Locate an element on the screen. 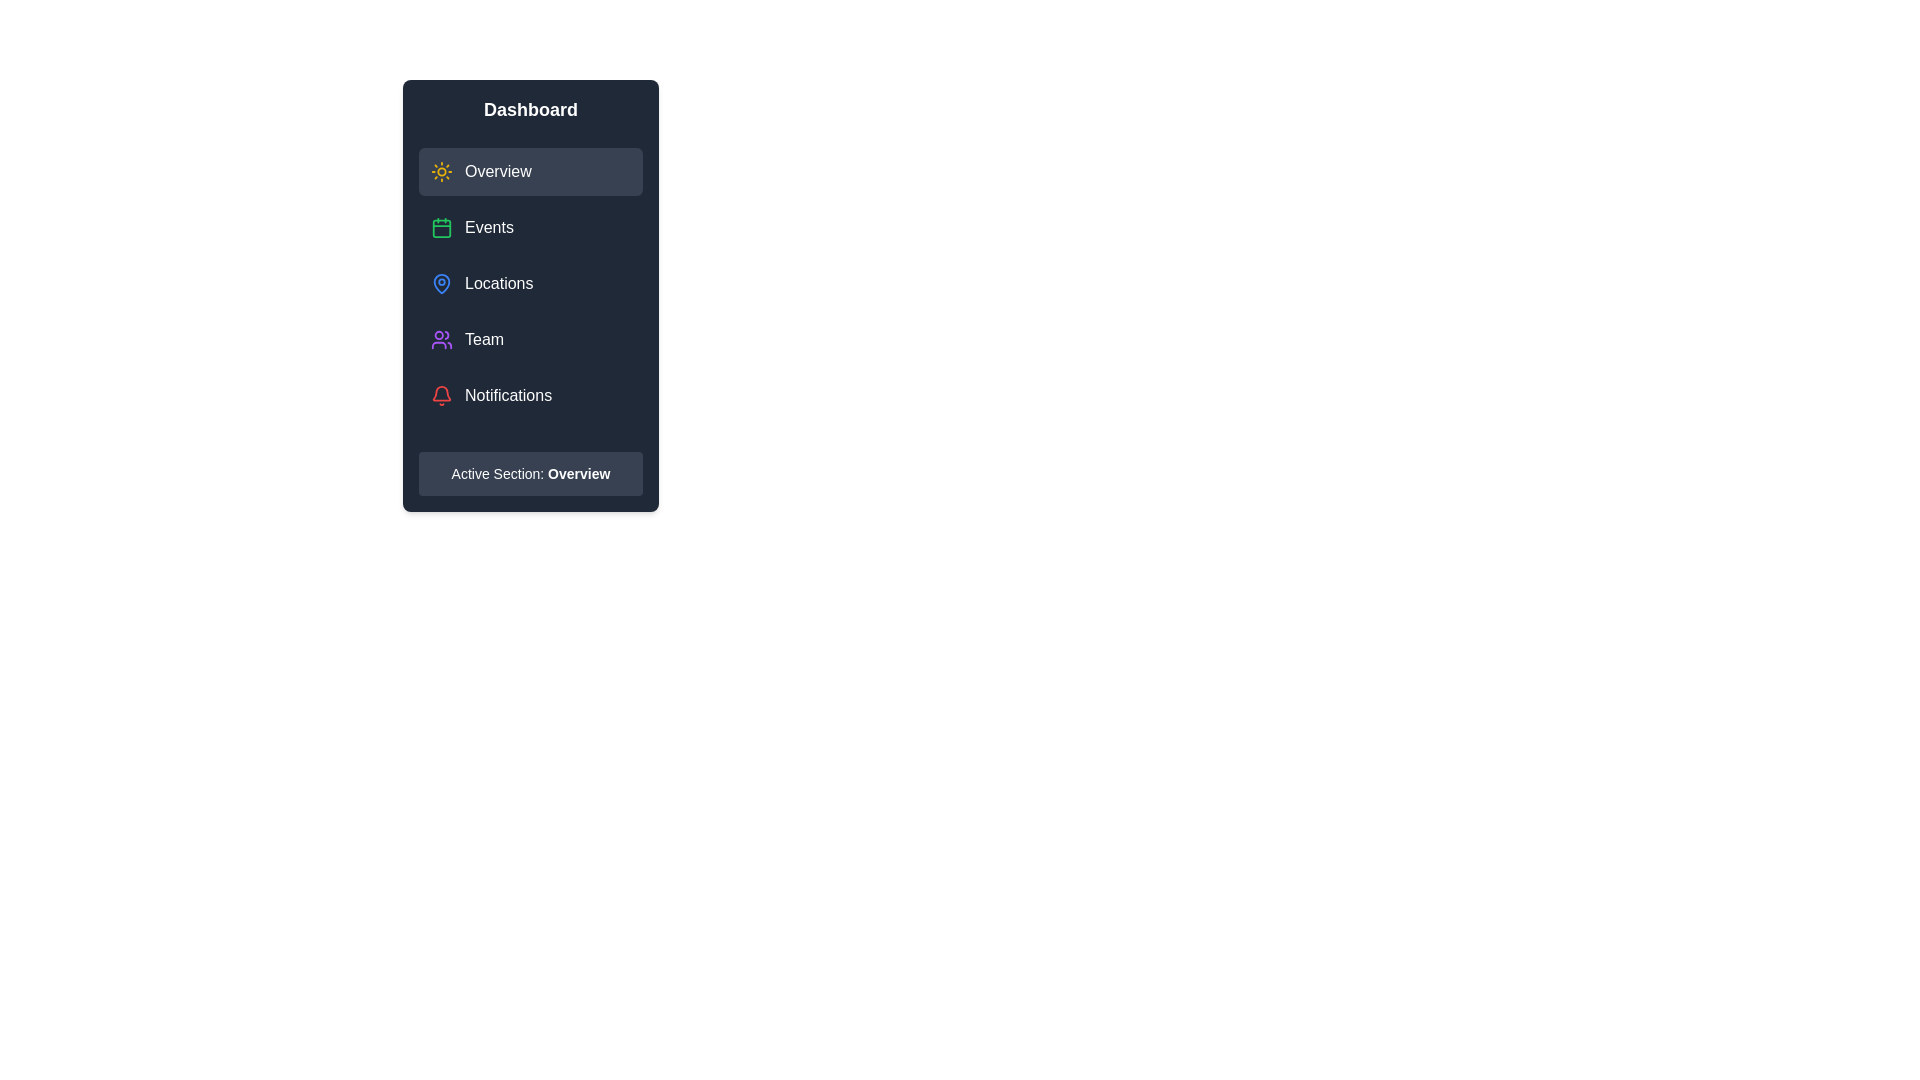  the menu item Locations to navigate to the corresponding section is located at coordinates (531, 284).